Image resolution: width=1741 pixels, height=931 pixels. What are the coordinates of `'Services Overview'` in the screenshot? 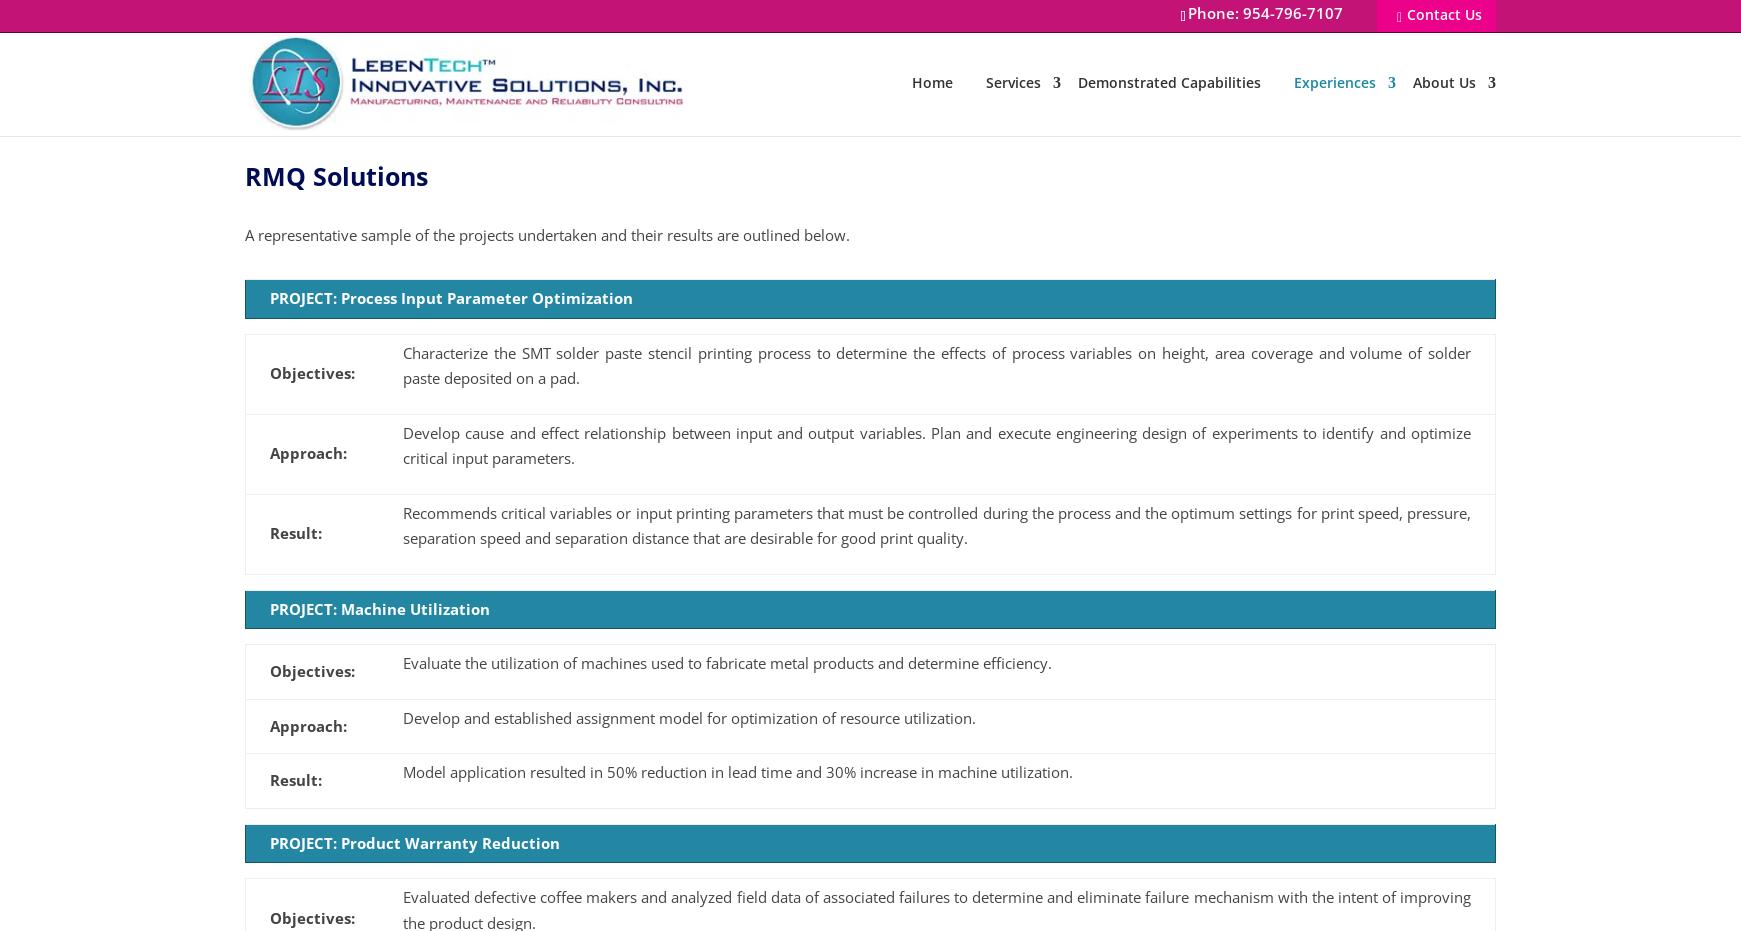 It's located at (1044, 148).